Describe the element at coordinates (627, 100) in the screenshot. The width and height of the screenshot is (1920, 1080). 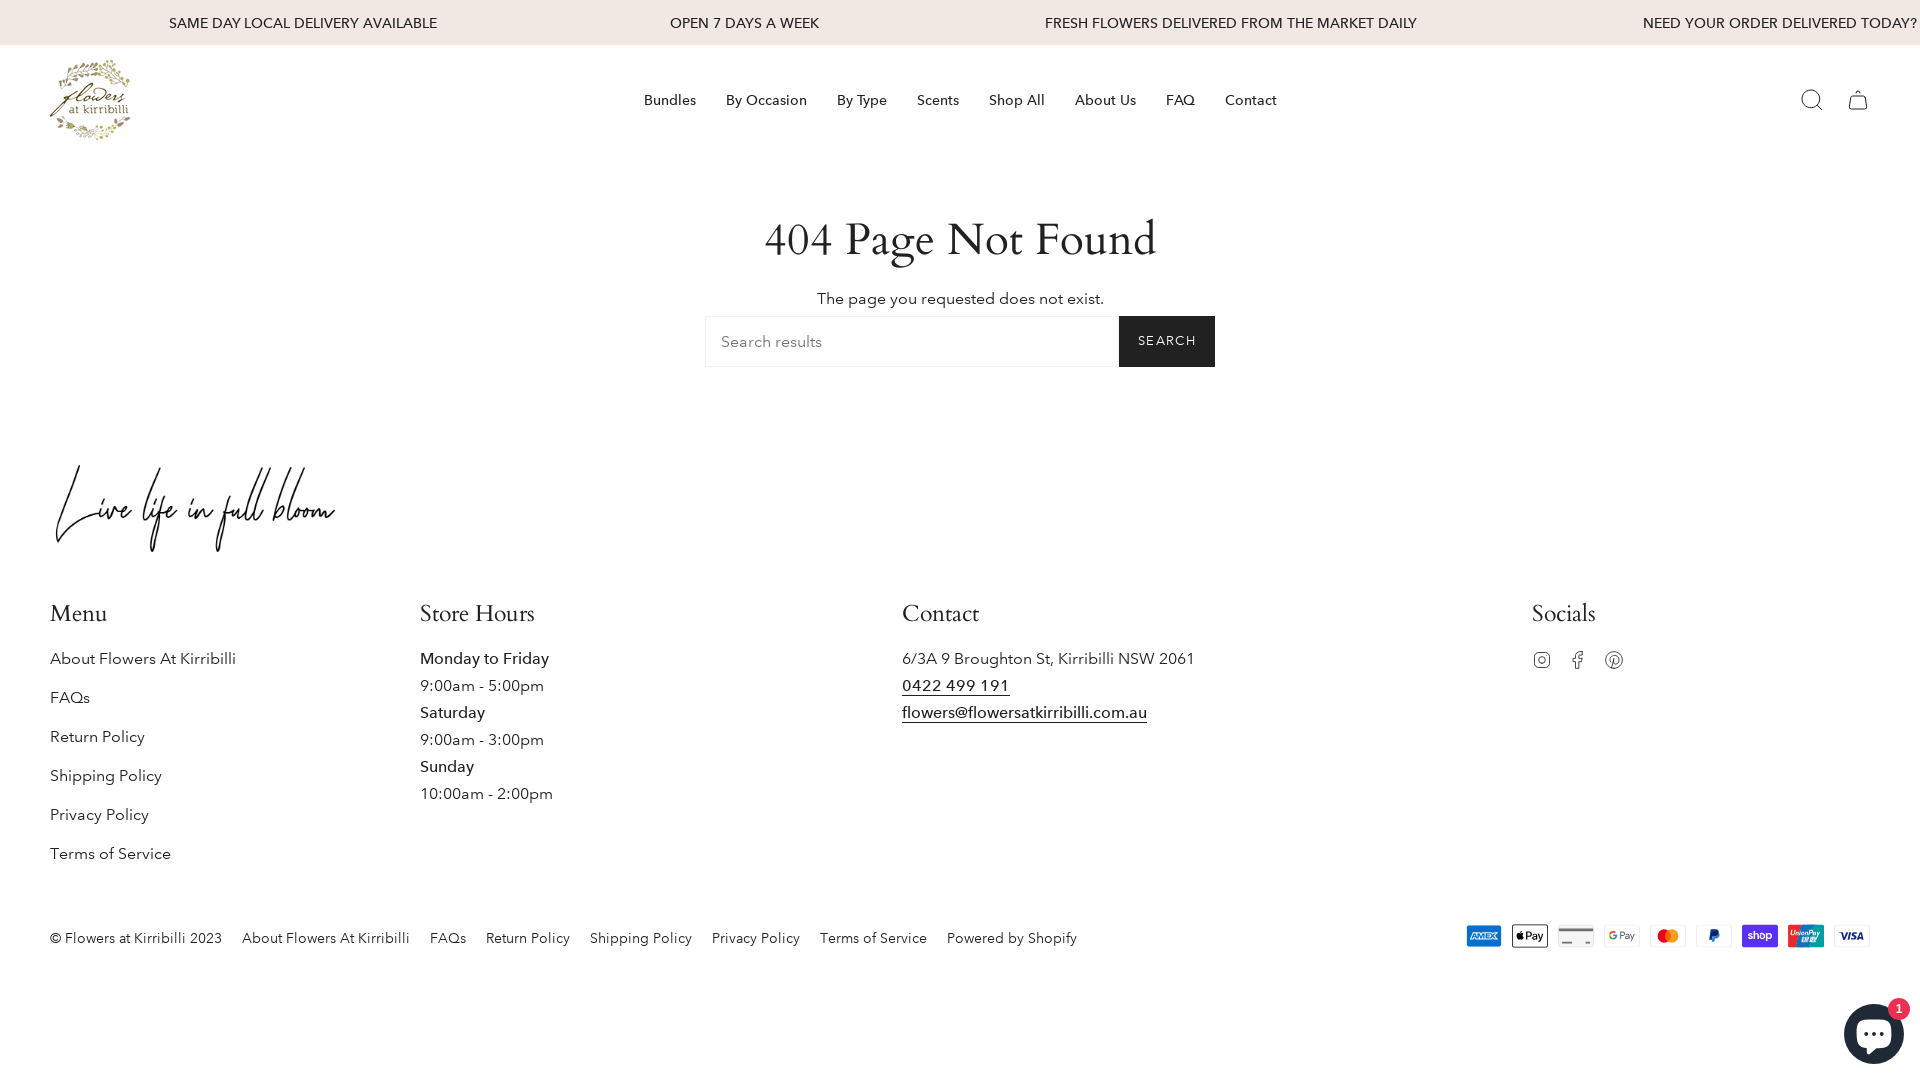
I see `'Bundles'` at that location.